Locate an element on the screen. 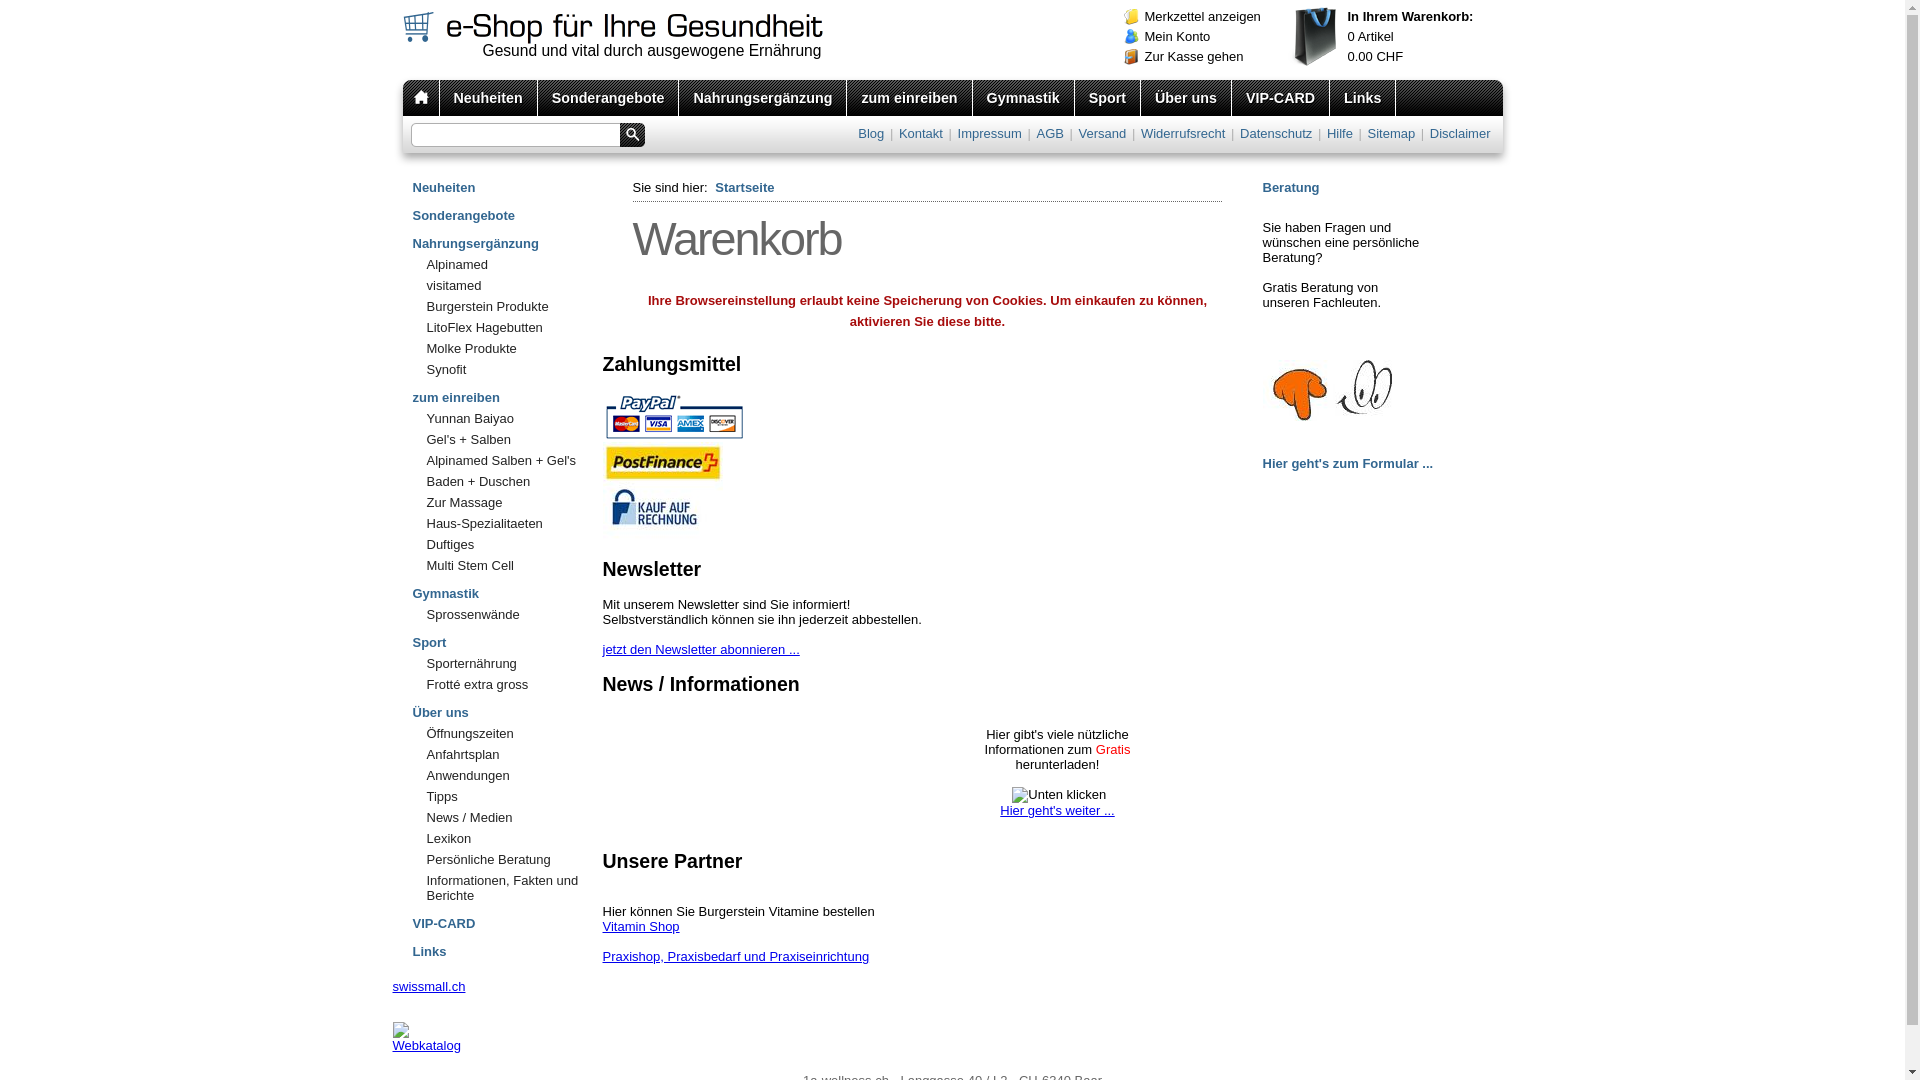 This screenshot has height=1080, width=1920. 'AGB' is located at coordinates (1033, 133).